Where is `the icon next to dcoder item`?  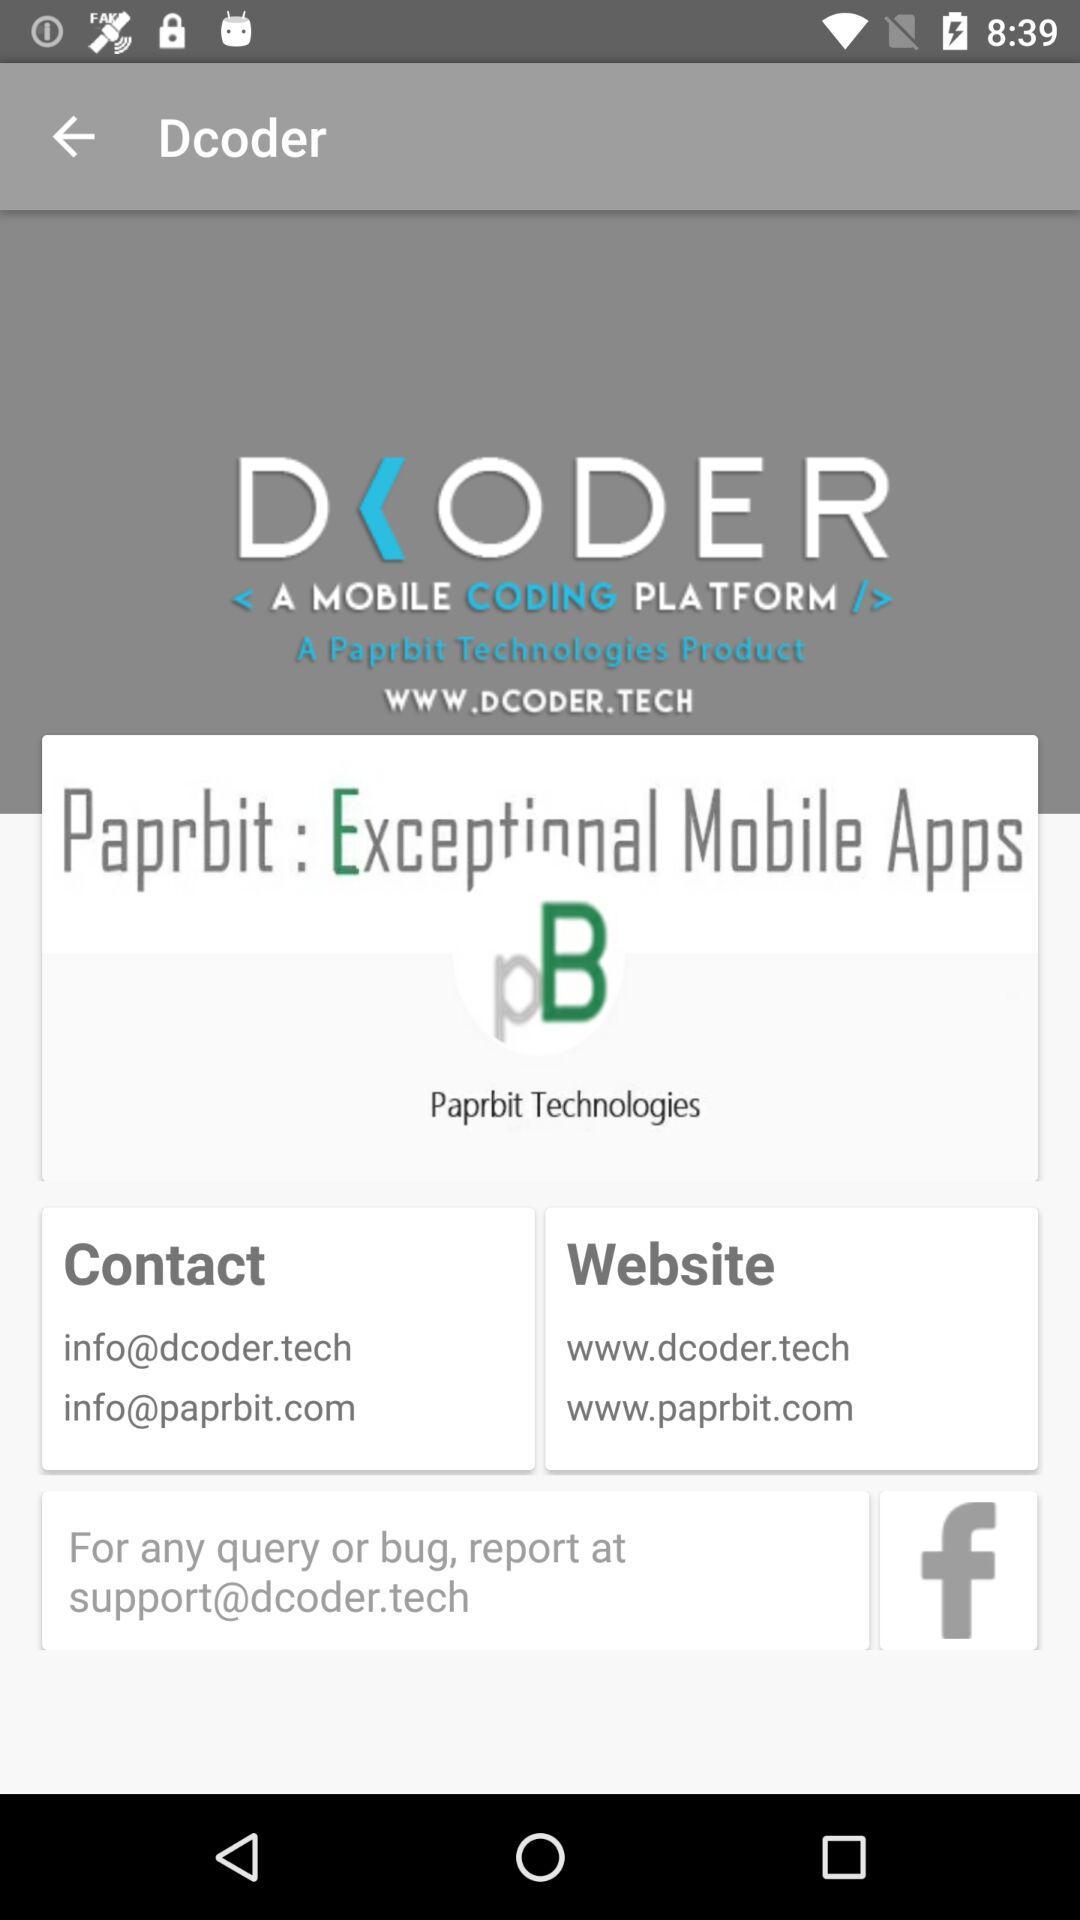
the icon next to dcoder item is located at coordinates (72, 135).